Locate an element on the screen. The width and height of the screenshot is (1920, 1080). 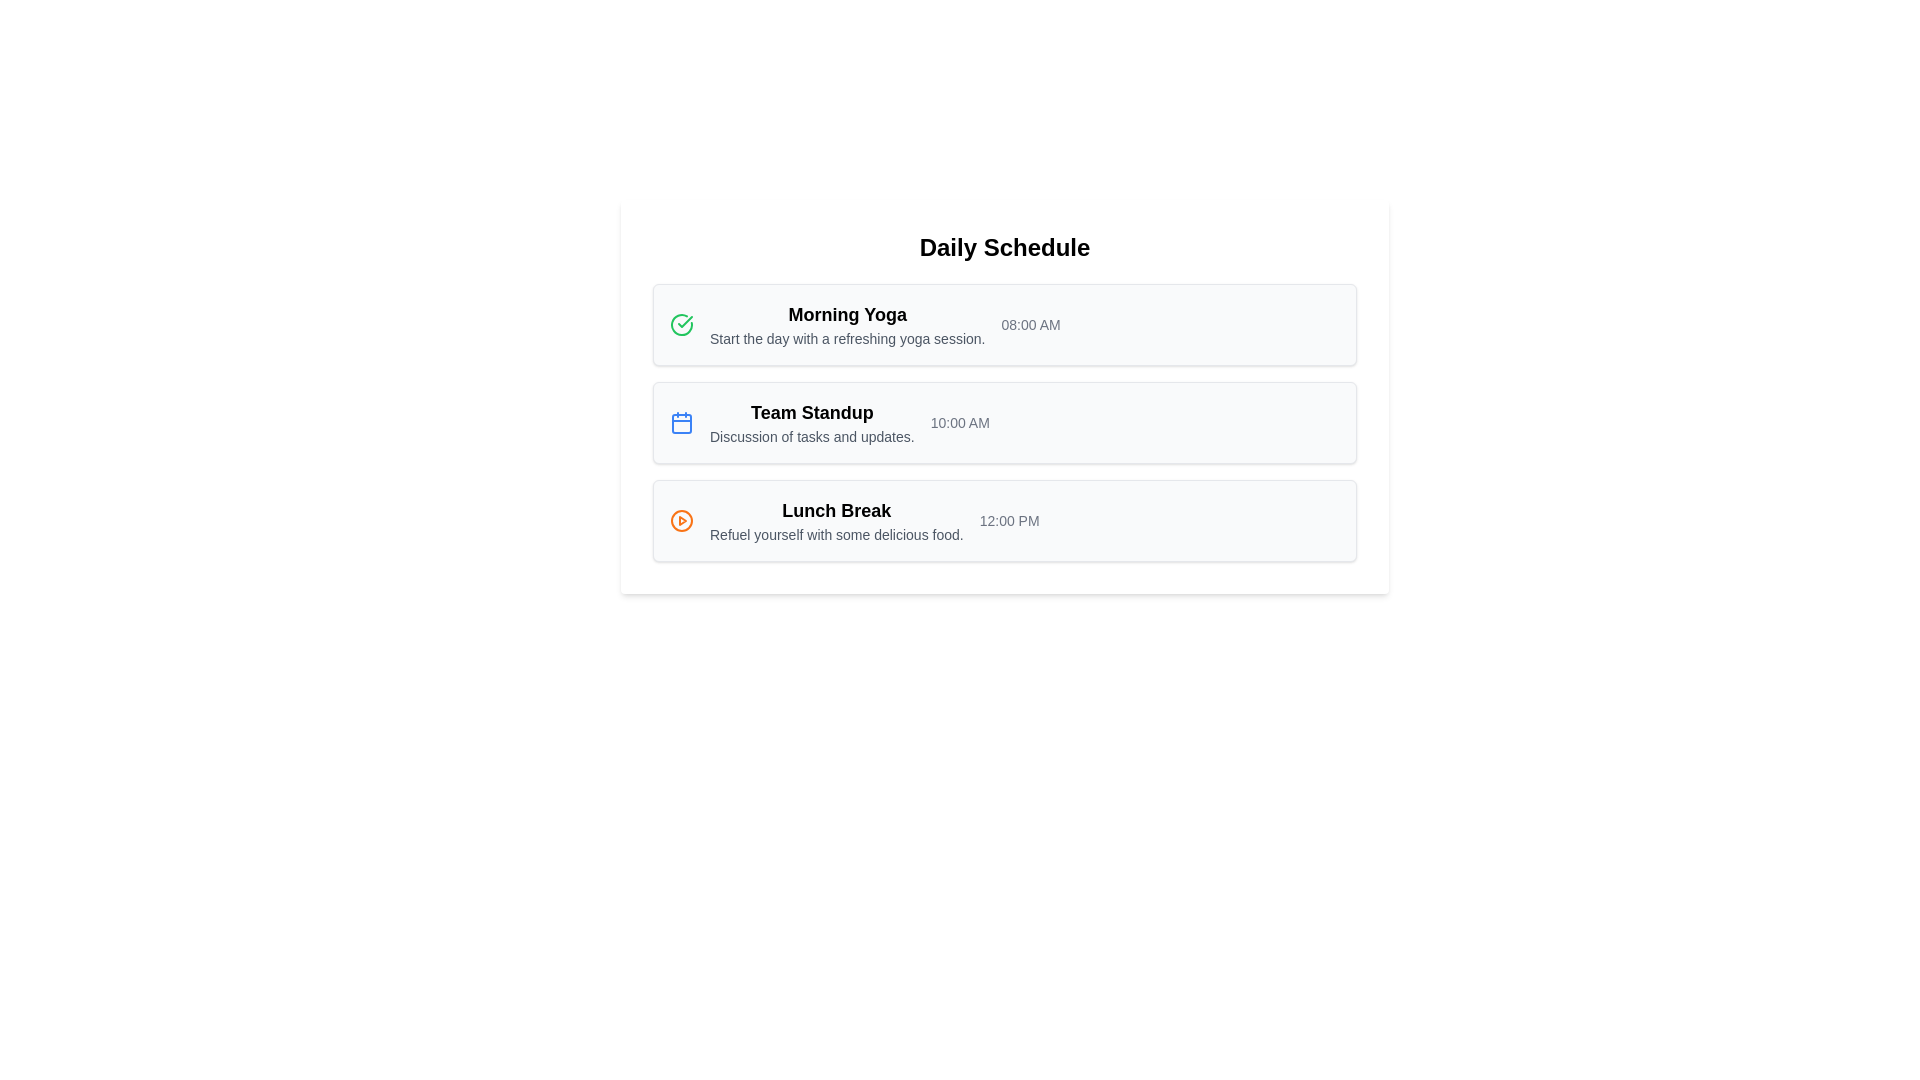
the third entry in the 'Daily Schedule' list, which contains a circular orange icon, the text 'Lunch Break' in bold, a description 'Refuel yourself with some delicious food.' and the time '12:00 PM' on the right is located at coordinates (1004, 519).